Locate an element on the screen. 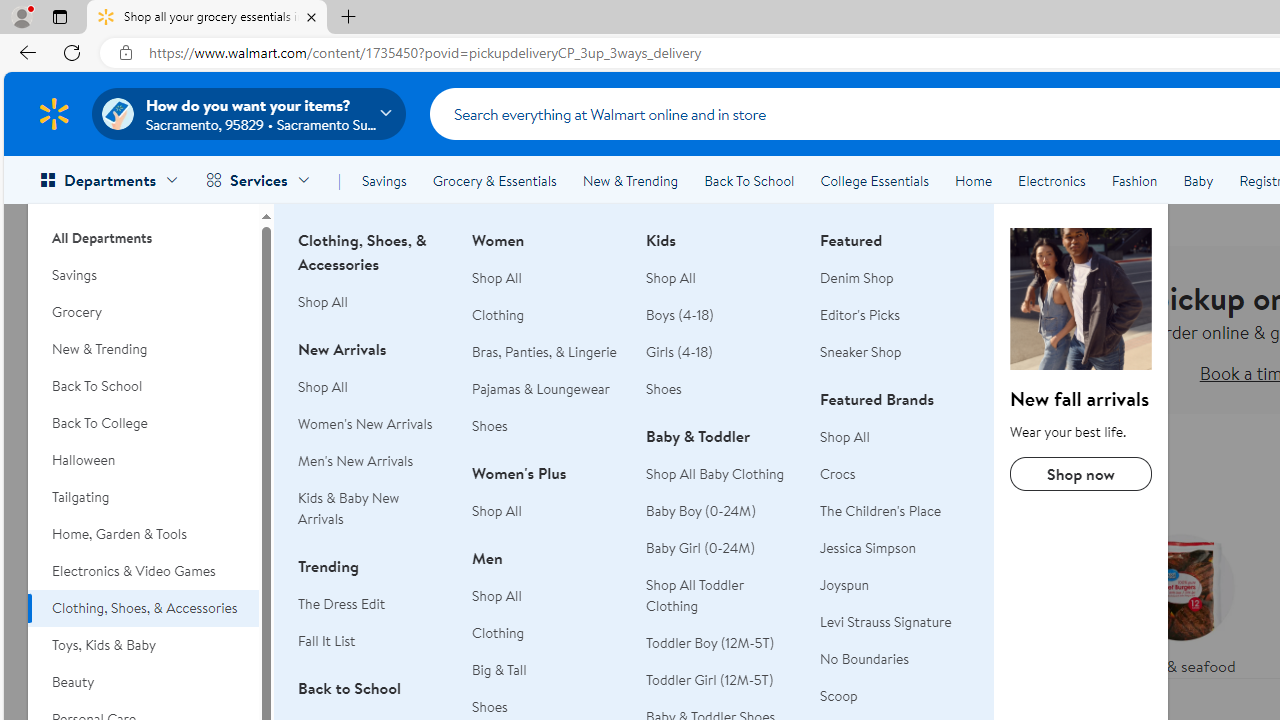 This screenshot has width=1280, height=720. 'Girls (4-18)' is located at coordinates (679, 351).